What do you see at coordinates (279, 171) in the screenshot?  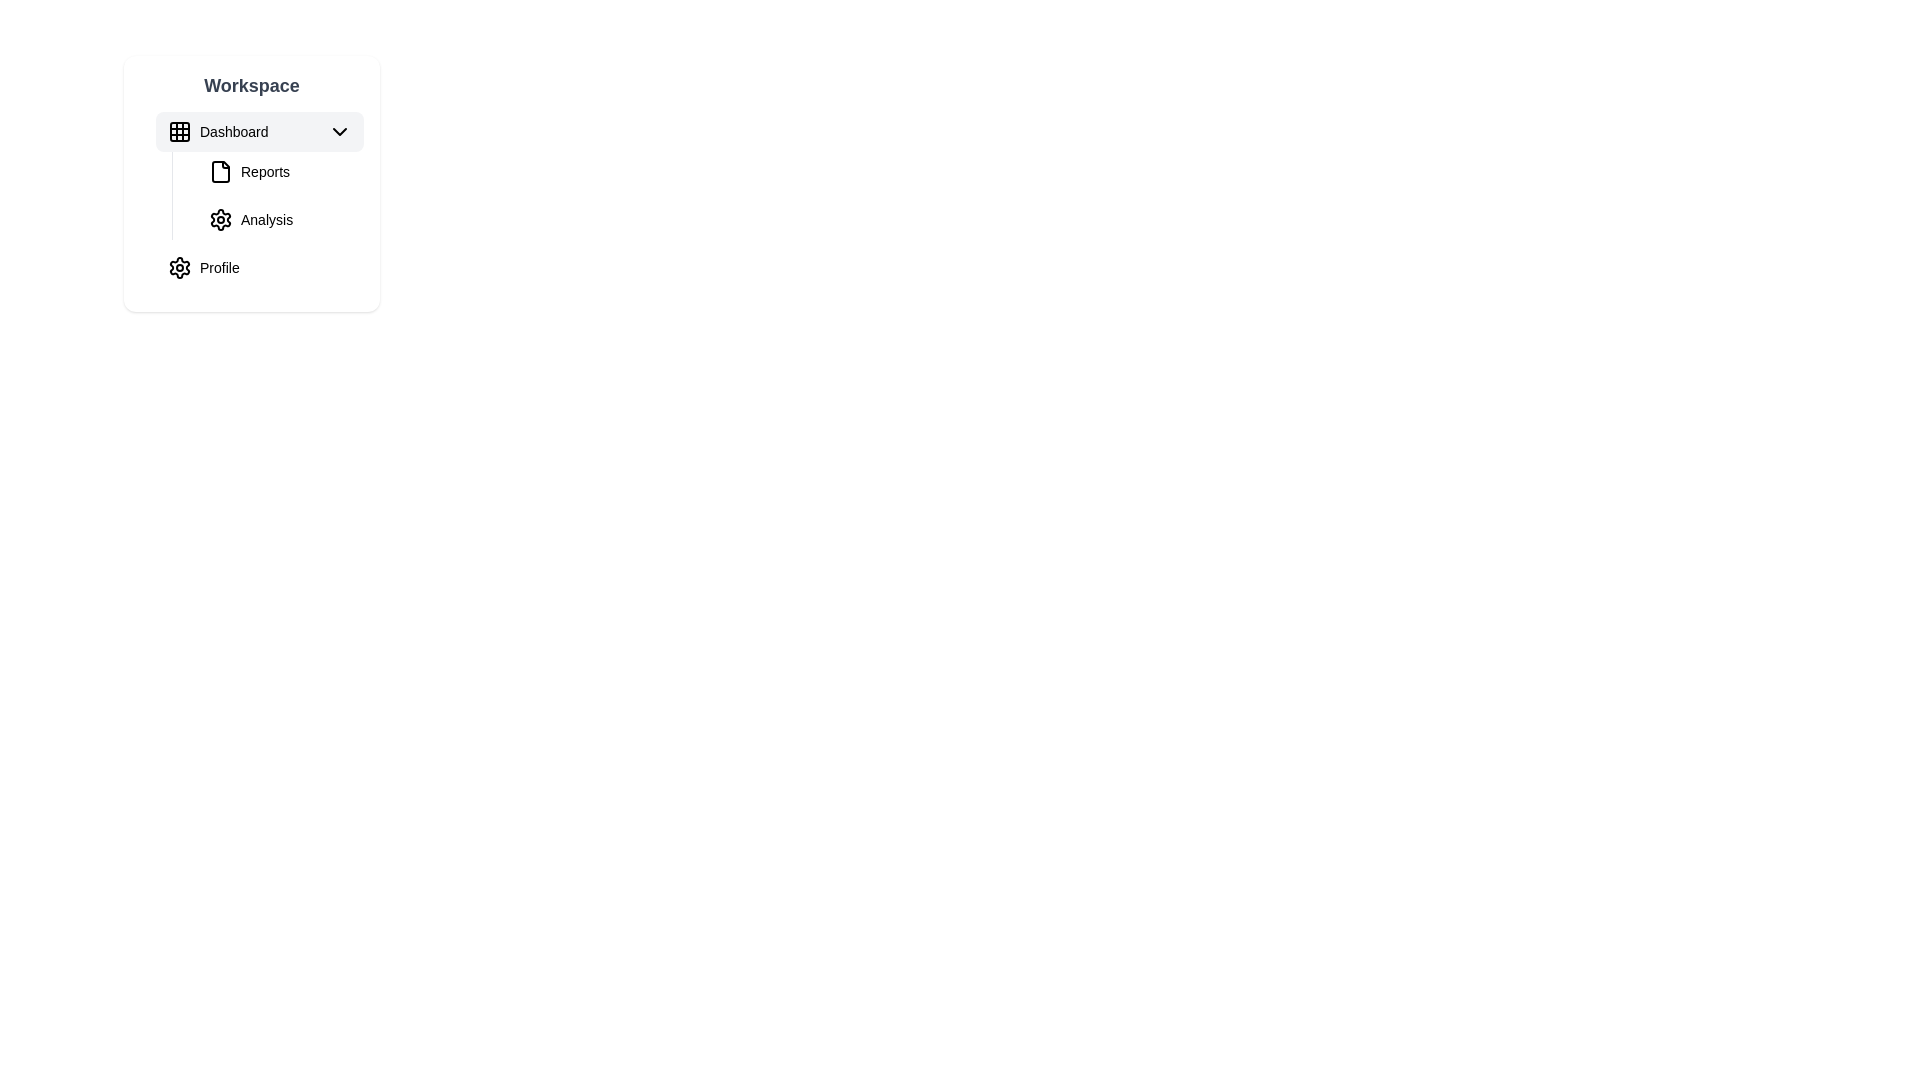 I see `the 'Reports' navigation link, which is styled with a bold sans-serif font and accompanied by a file document icon, located under the 'Workspace' section in the vertical list` at bounding box center [279, 171].